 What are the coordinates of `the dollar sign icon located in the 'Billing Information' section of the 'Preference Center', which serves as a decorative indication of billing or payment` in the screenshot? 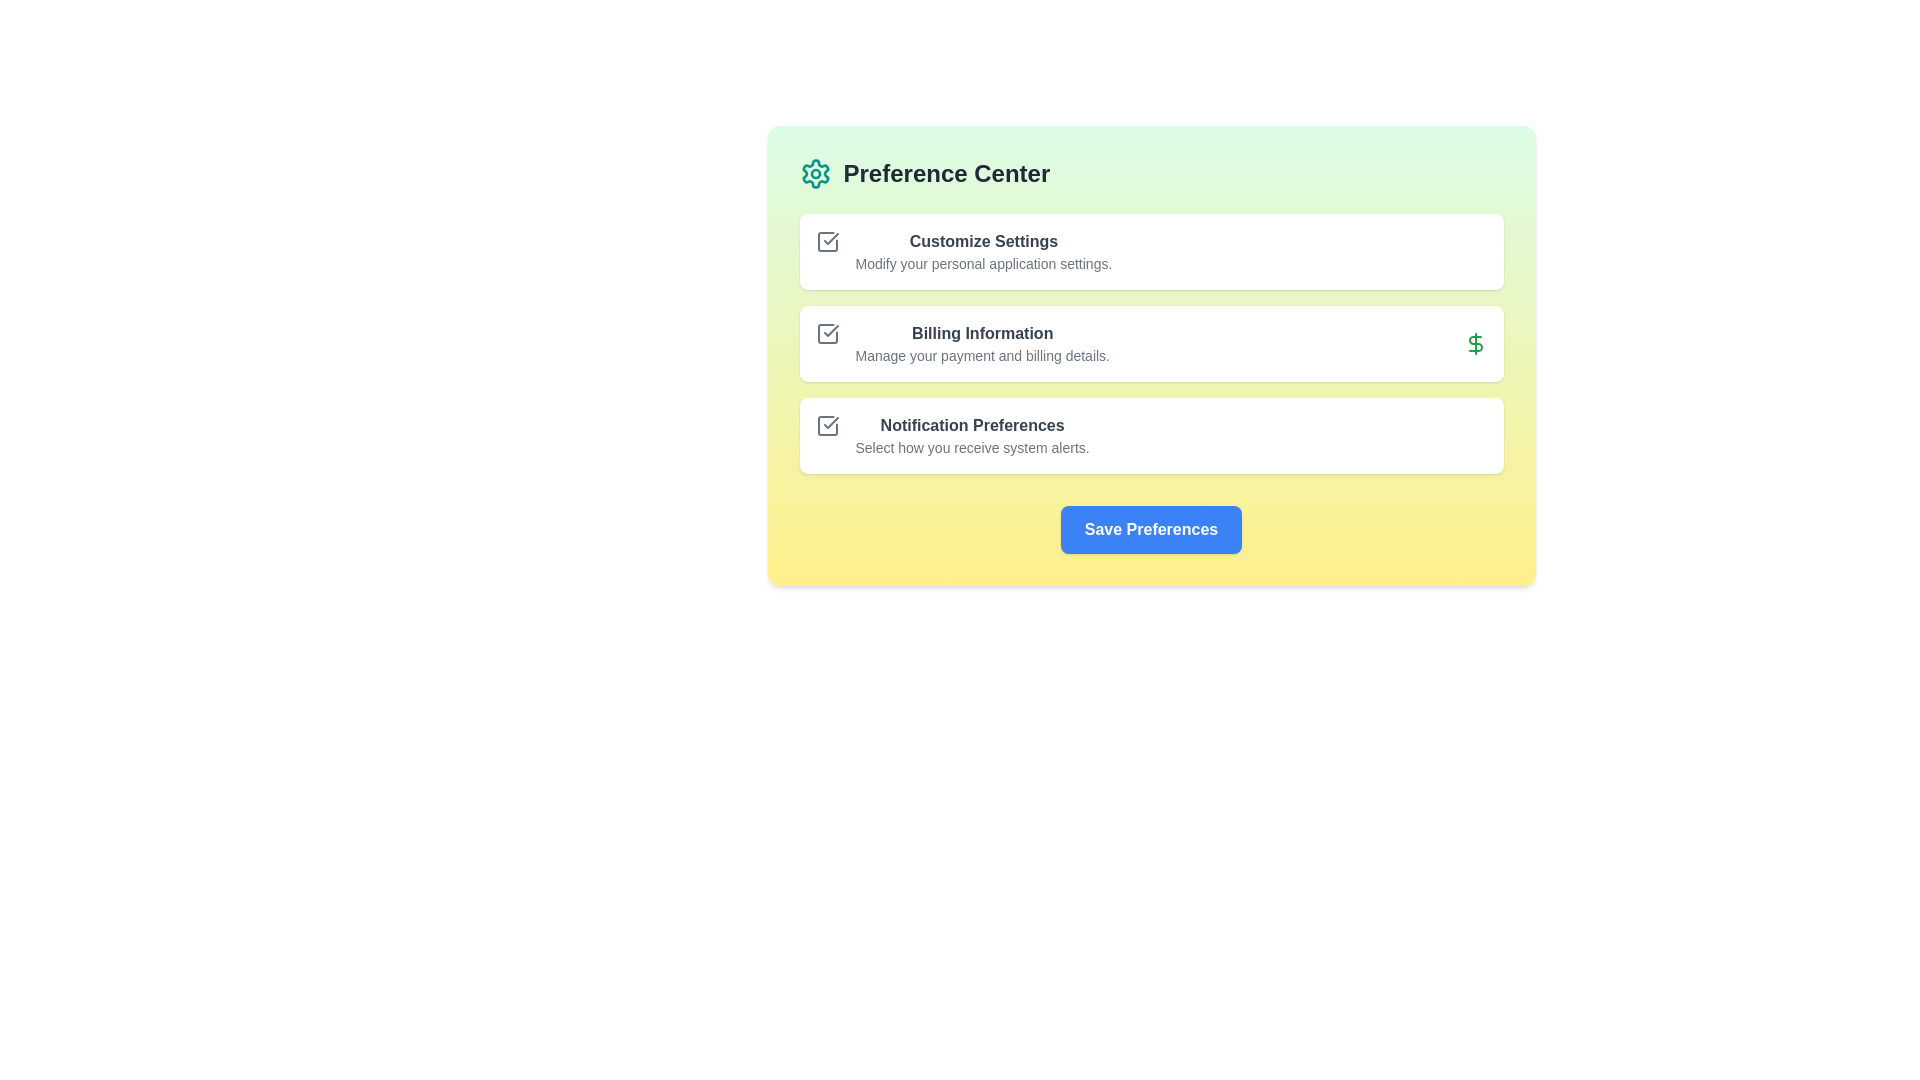 It's located at (1475, 342).